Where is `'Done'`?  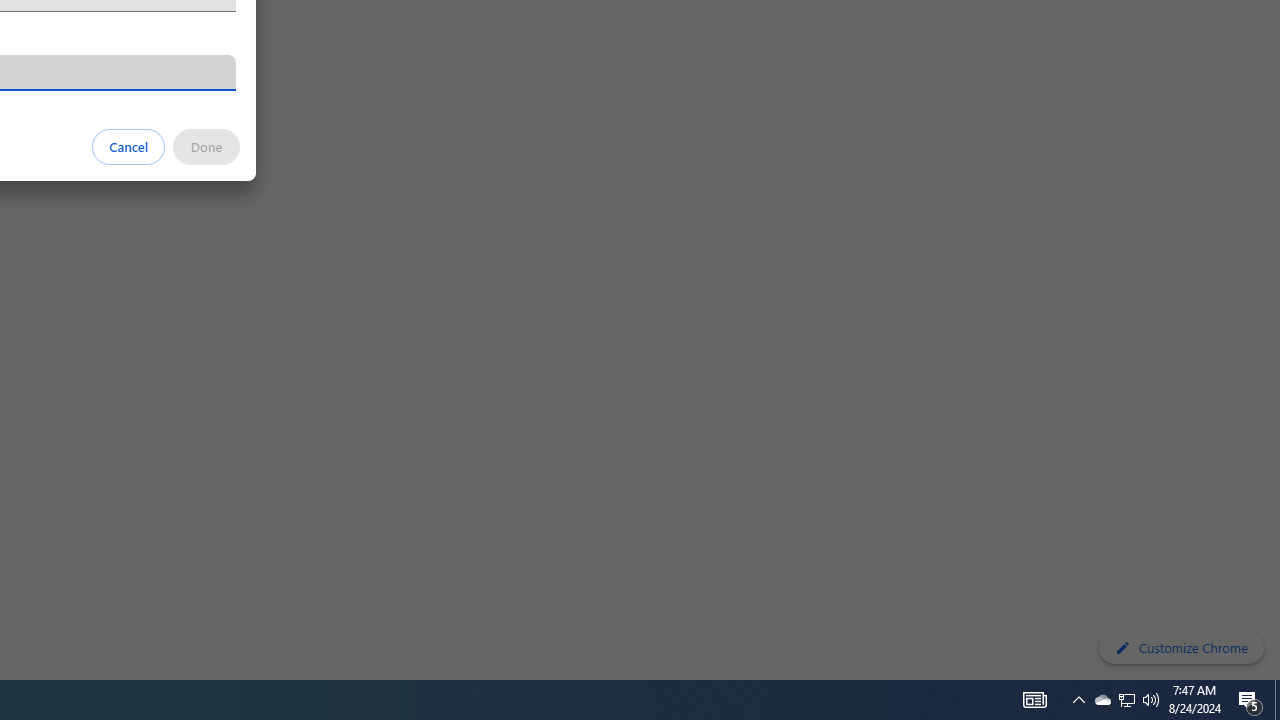
'Done' is located at coordinates (206, 145).